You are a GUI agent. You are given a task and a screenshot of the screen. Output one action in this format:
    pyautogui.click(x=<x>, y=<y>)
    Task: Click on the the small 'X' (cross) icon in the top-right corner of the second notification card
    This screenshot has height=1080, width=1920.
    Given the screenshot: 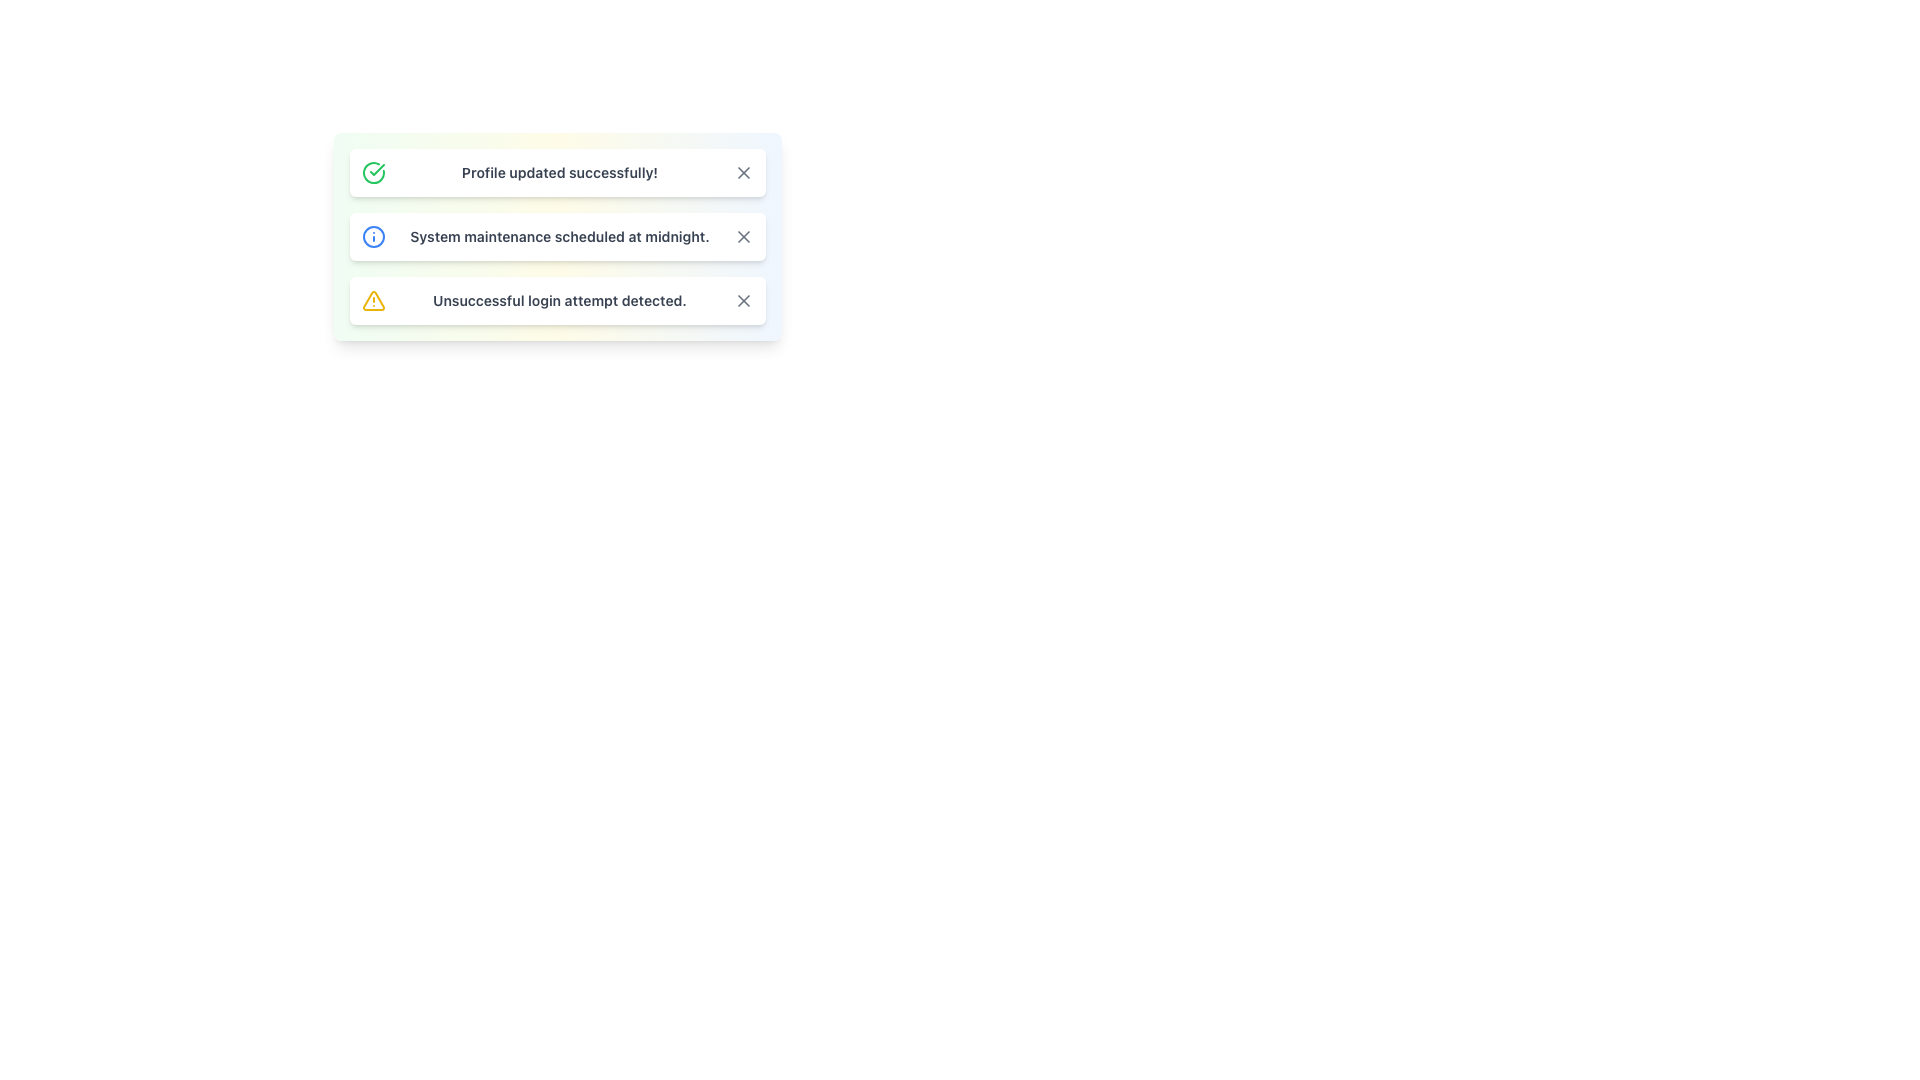 What is the action you would take?
    pyautogui.click(x=743, y=235)
    